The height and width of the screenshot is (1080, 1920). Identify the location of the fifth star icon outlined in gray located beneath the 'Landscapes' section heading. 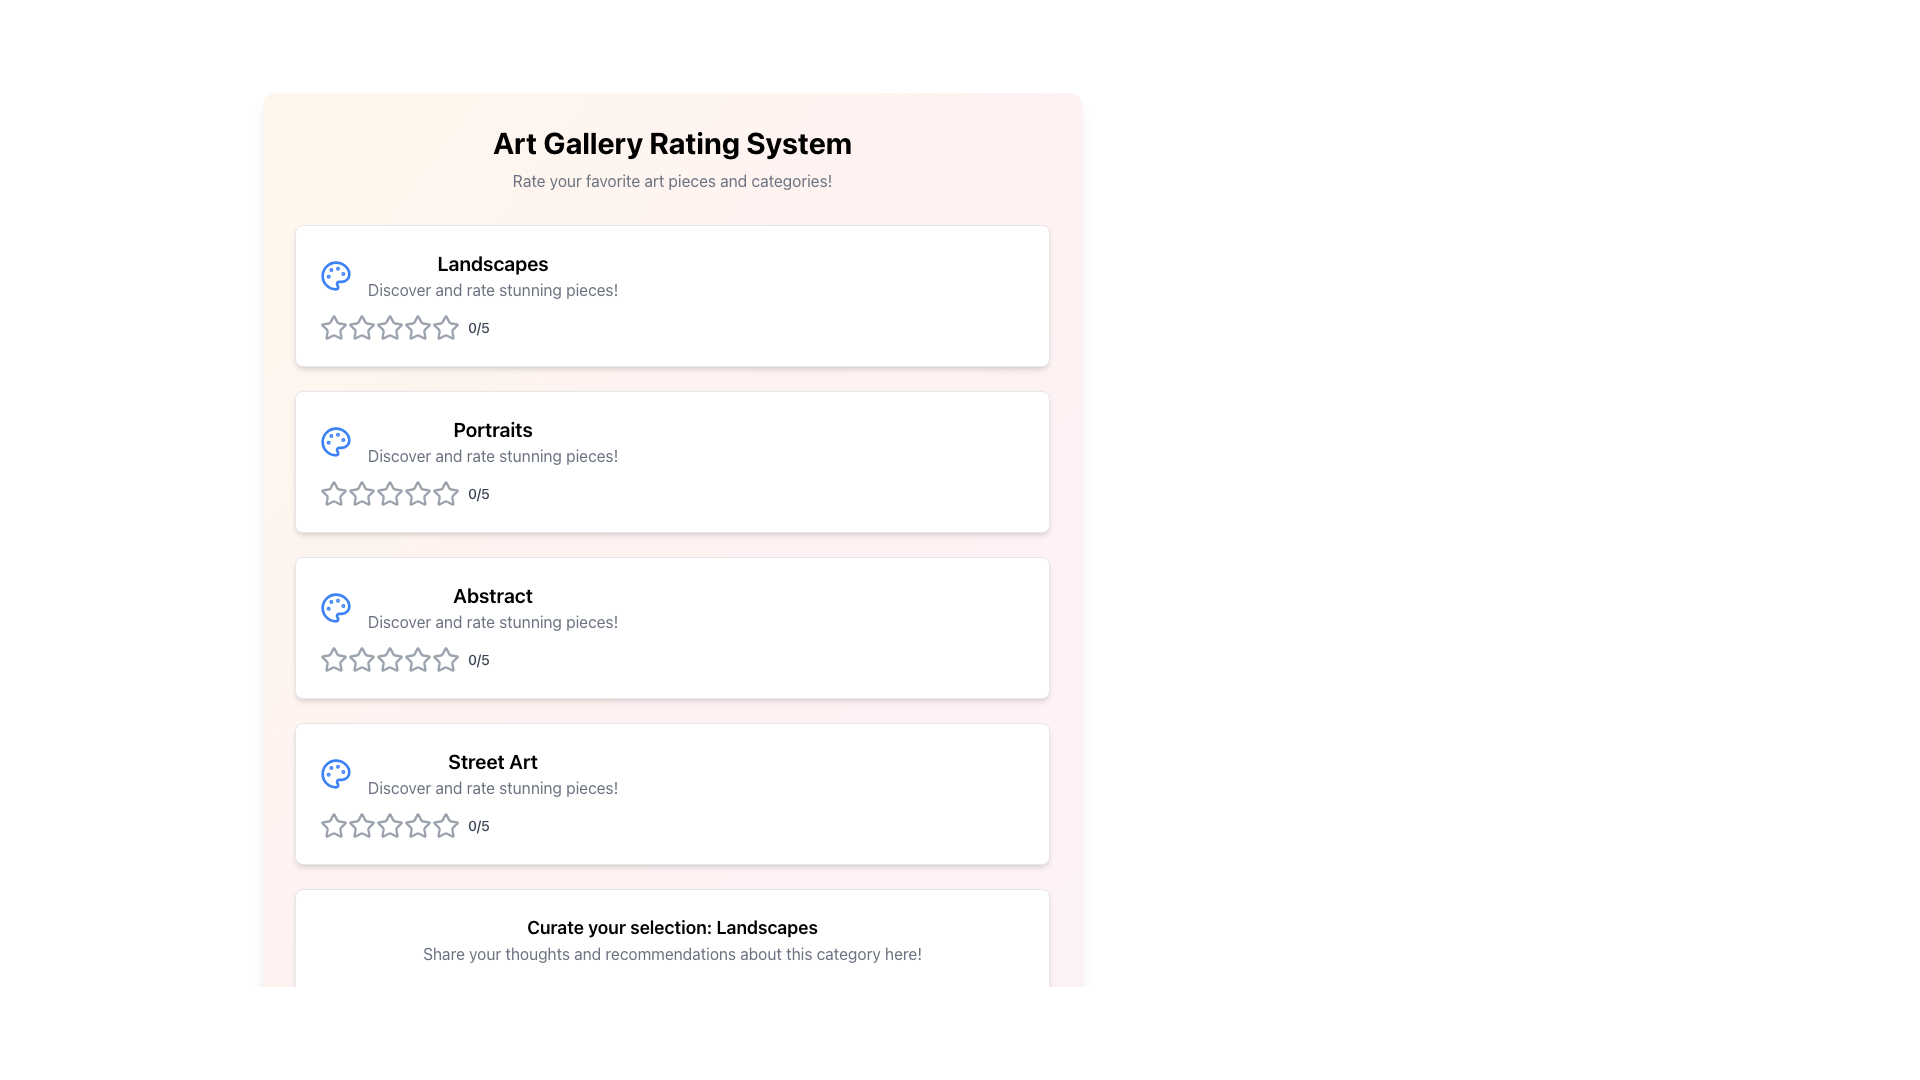
(416, 326).